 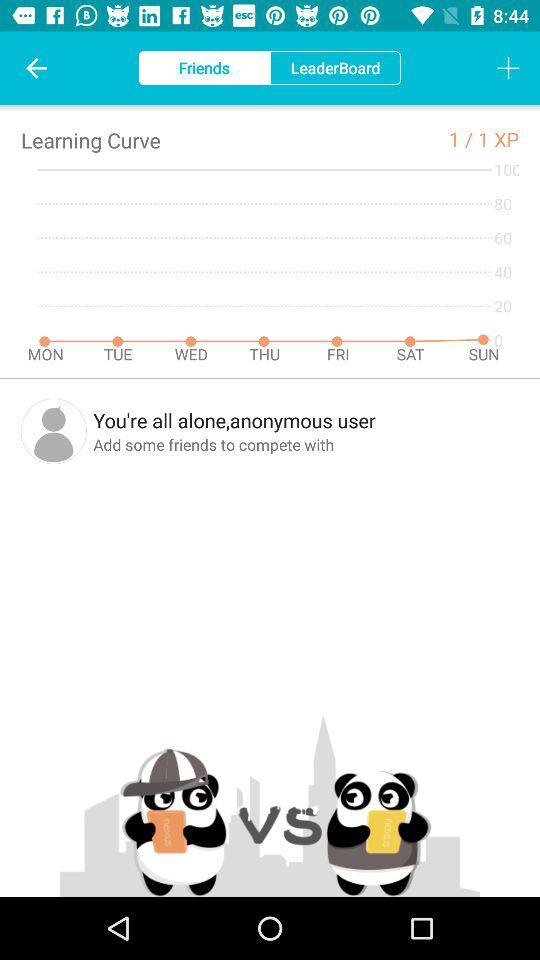 What do you see at coordinates (36, 68) in the screenshot?
I see `icon to the left of friends` at bounding box center [36, 68].